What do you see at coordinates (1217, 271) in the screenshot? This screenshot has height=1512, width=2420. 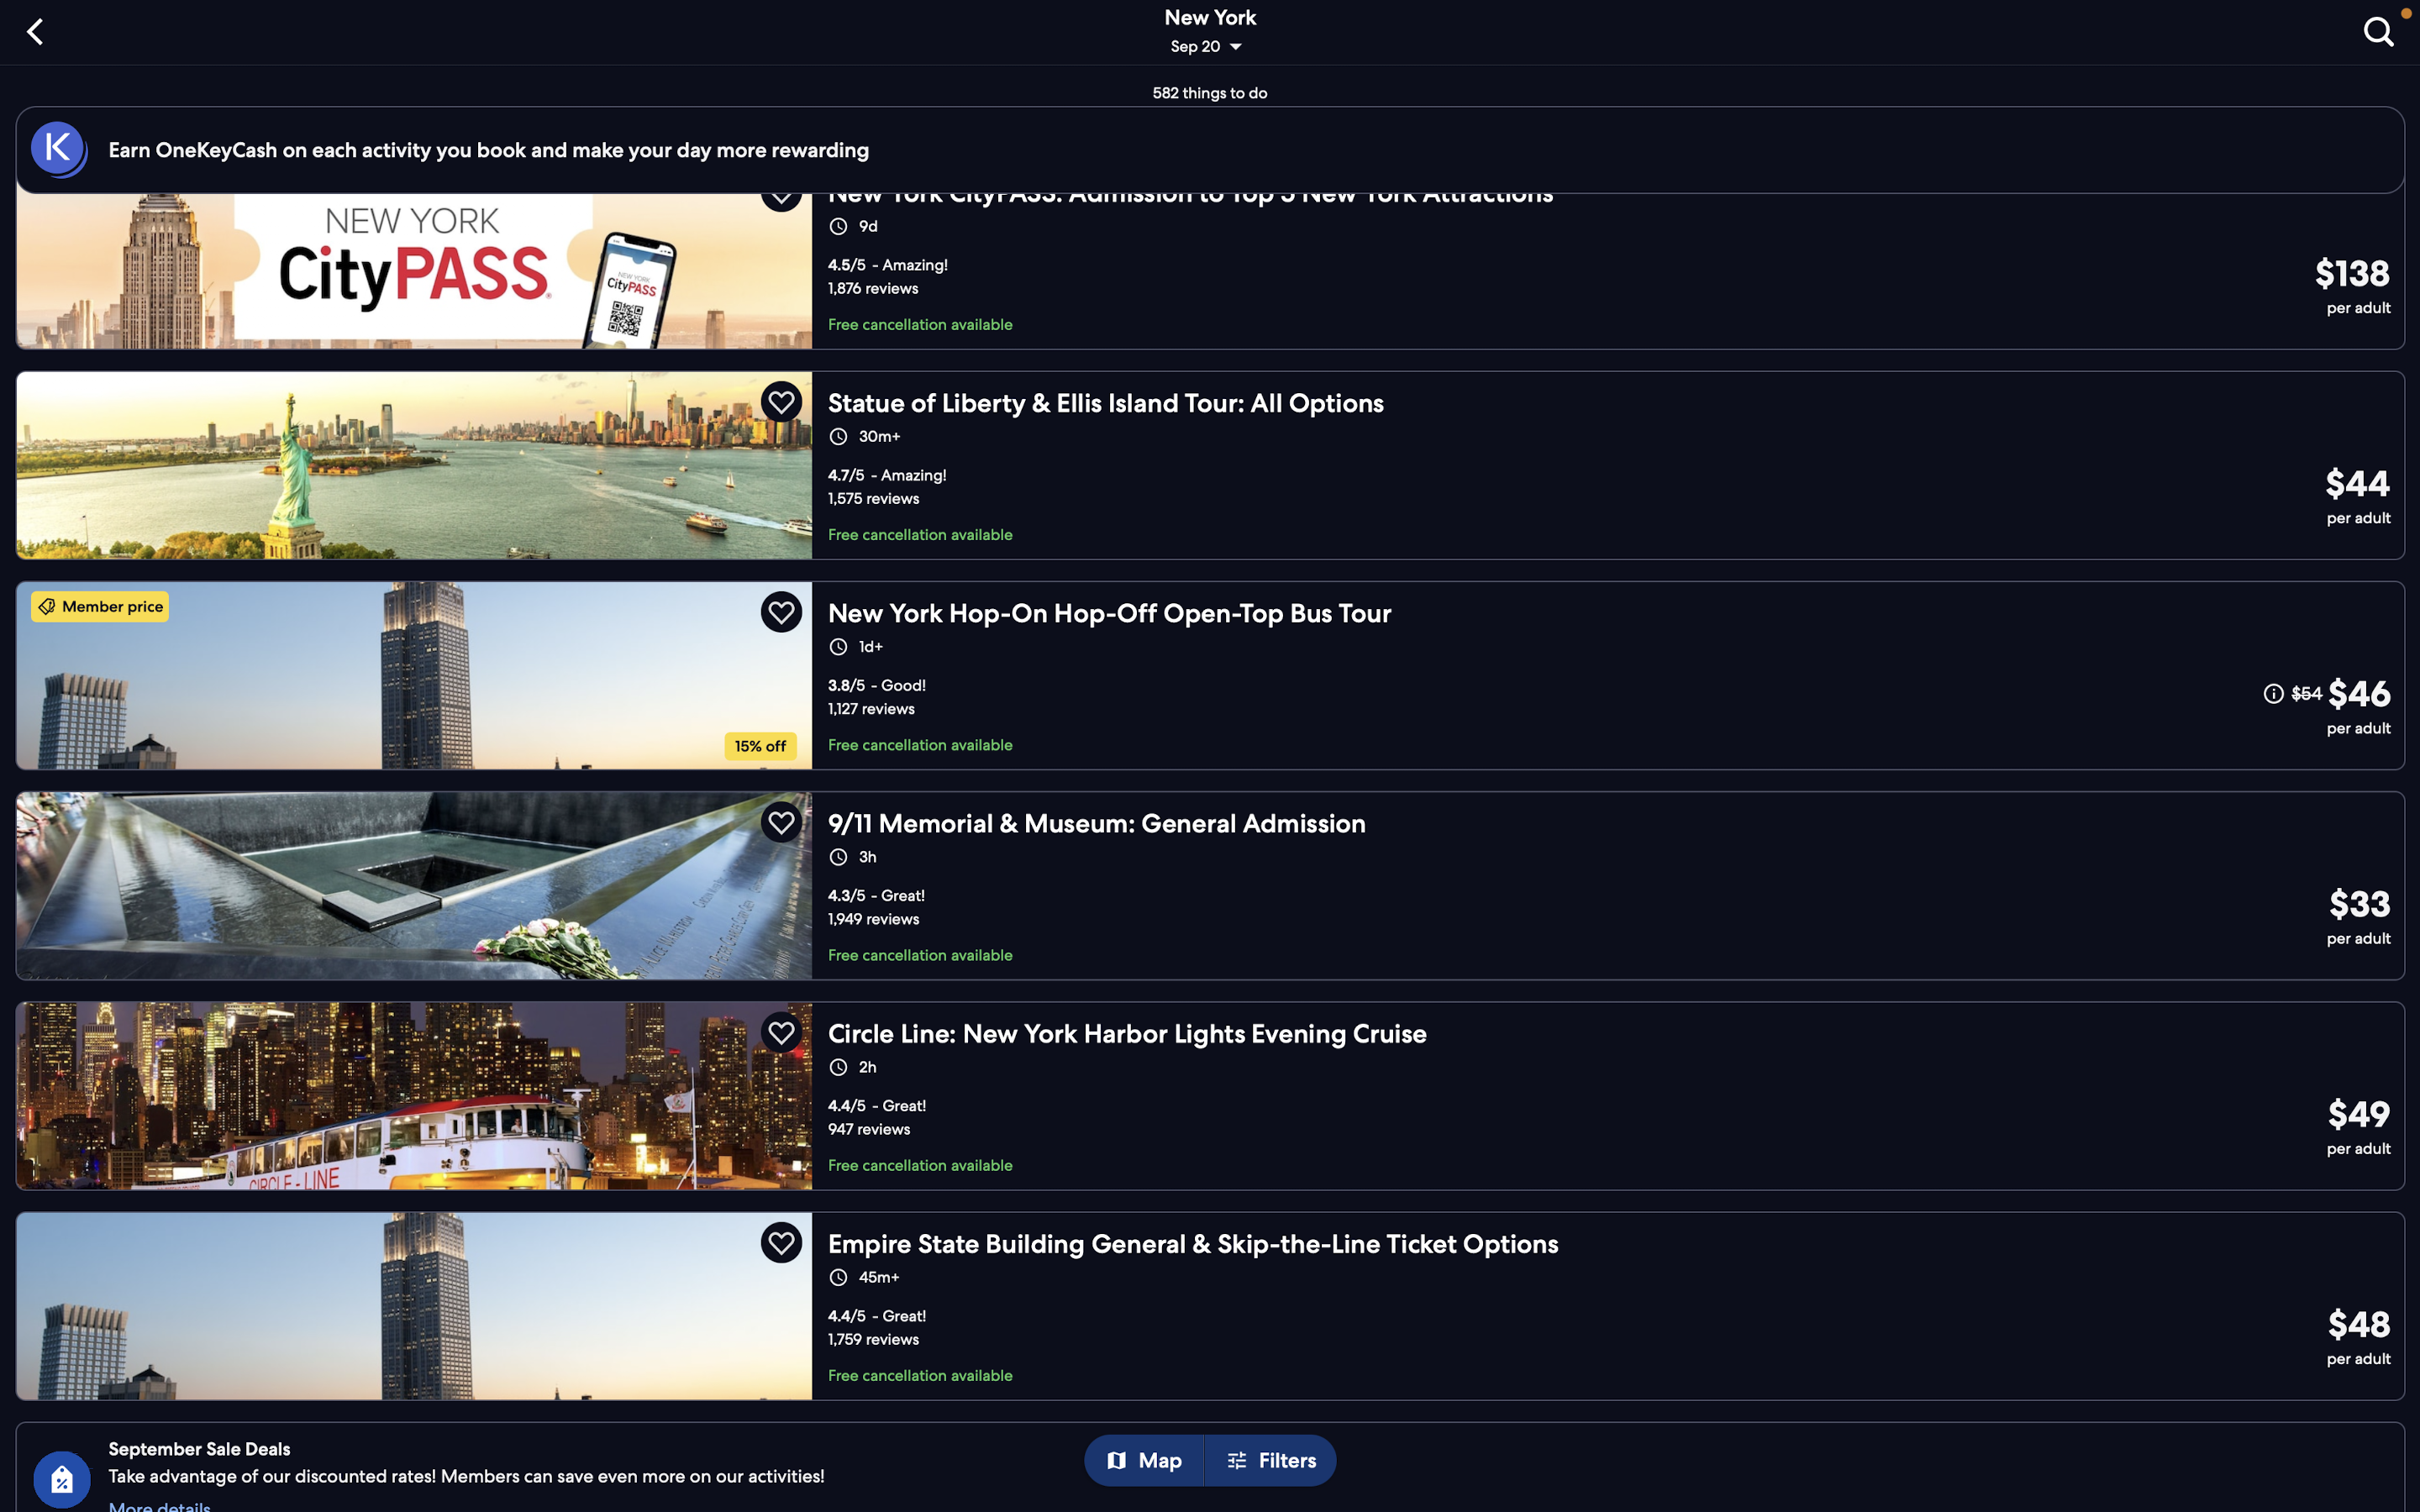 I see `Navigate and opt for "citypass newyork" to view the package options` at bounding box center [1217, 271].